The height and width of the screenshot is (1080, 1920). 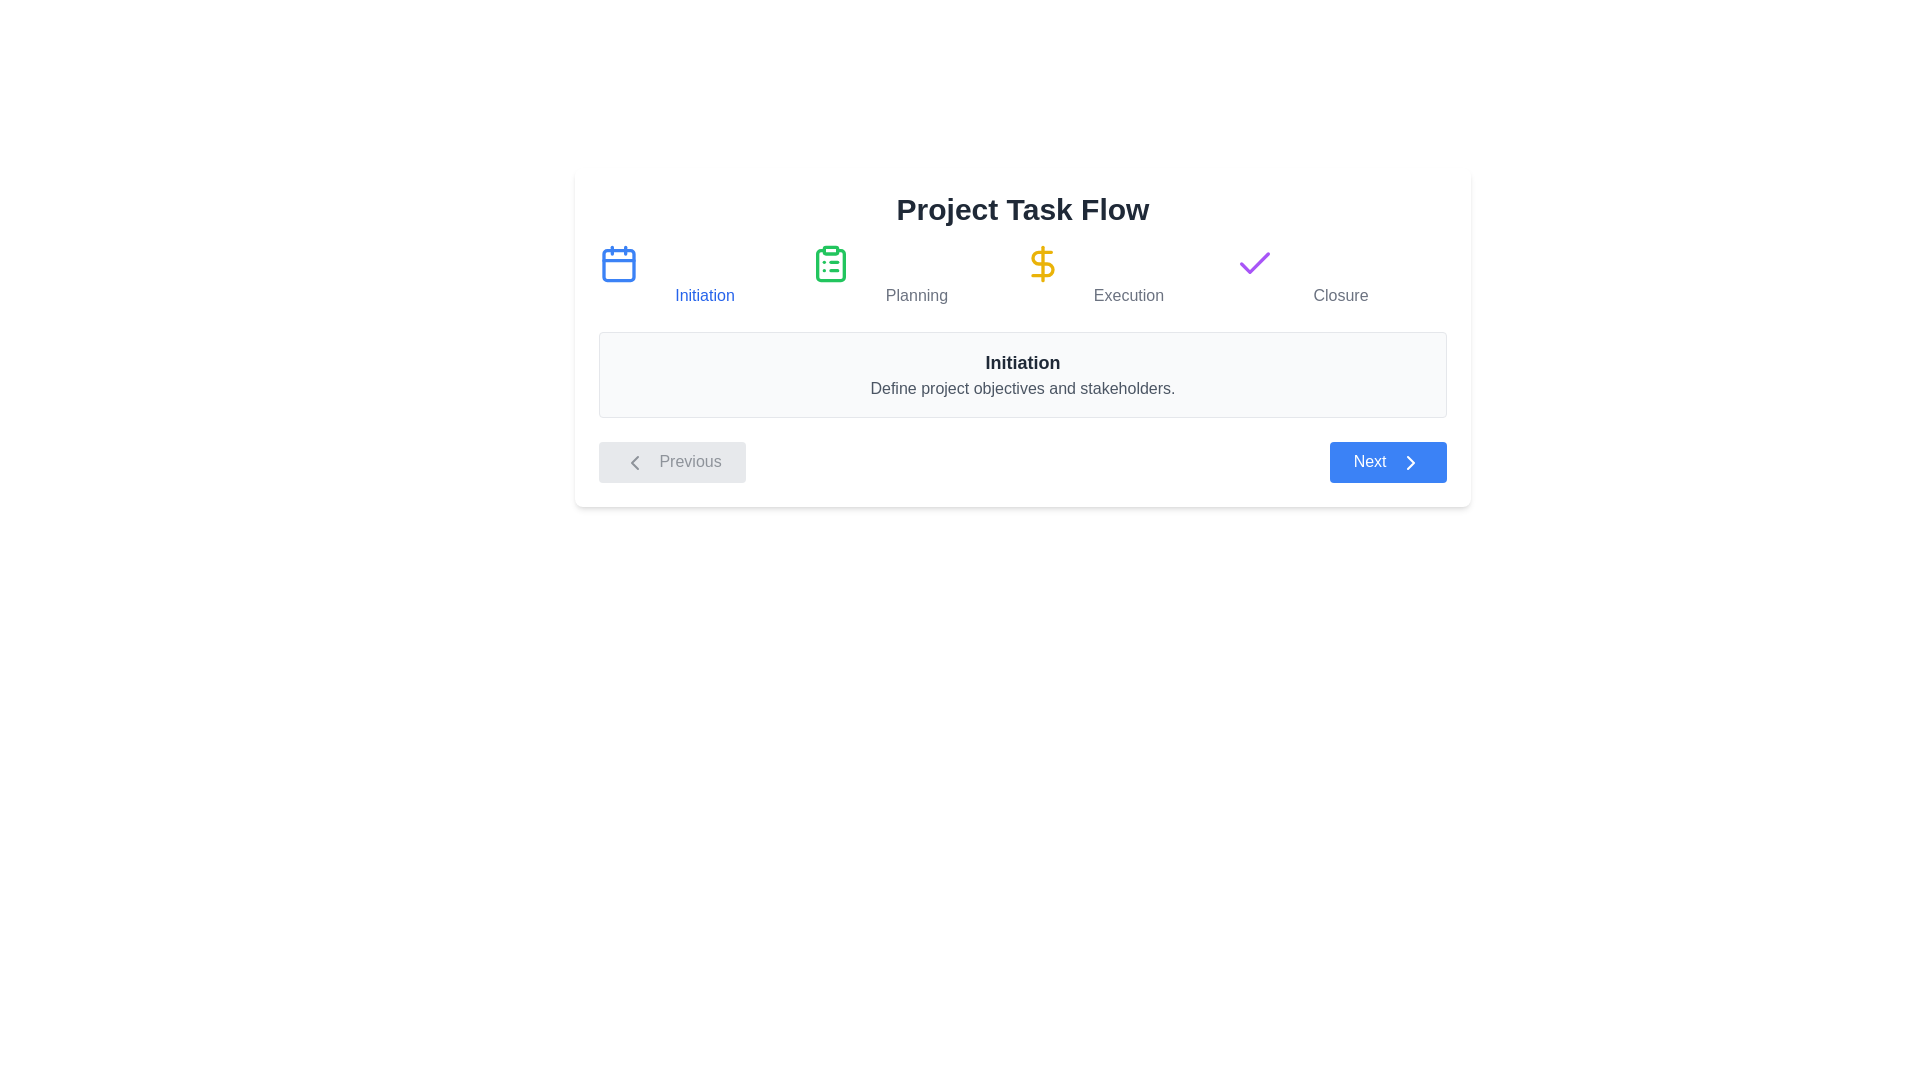 I want to click on the checkmark vector graphic icon that represents completion in the 'Closure' label section of the top navigation, so click(x=1253, y=261).